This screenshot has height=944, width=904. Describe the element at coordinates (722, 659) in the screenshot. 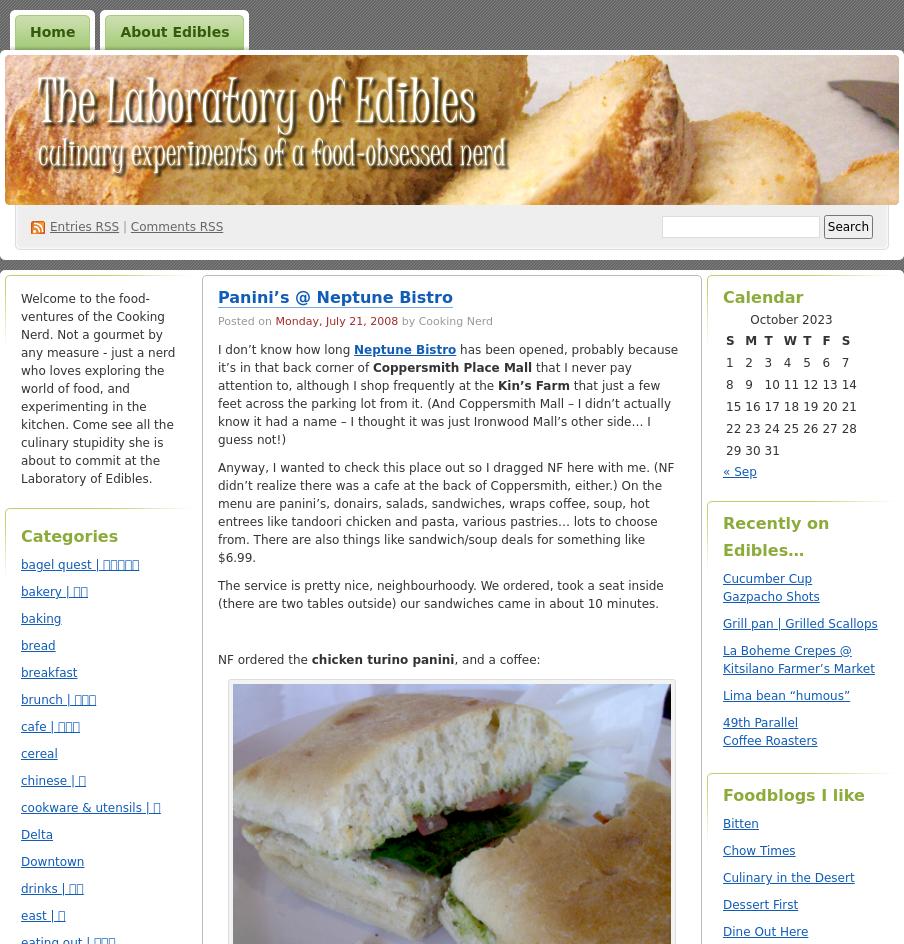

I see `'La Boheme Crepes @ Kitsilano Farmer’s Market'` at that location.